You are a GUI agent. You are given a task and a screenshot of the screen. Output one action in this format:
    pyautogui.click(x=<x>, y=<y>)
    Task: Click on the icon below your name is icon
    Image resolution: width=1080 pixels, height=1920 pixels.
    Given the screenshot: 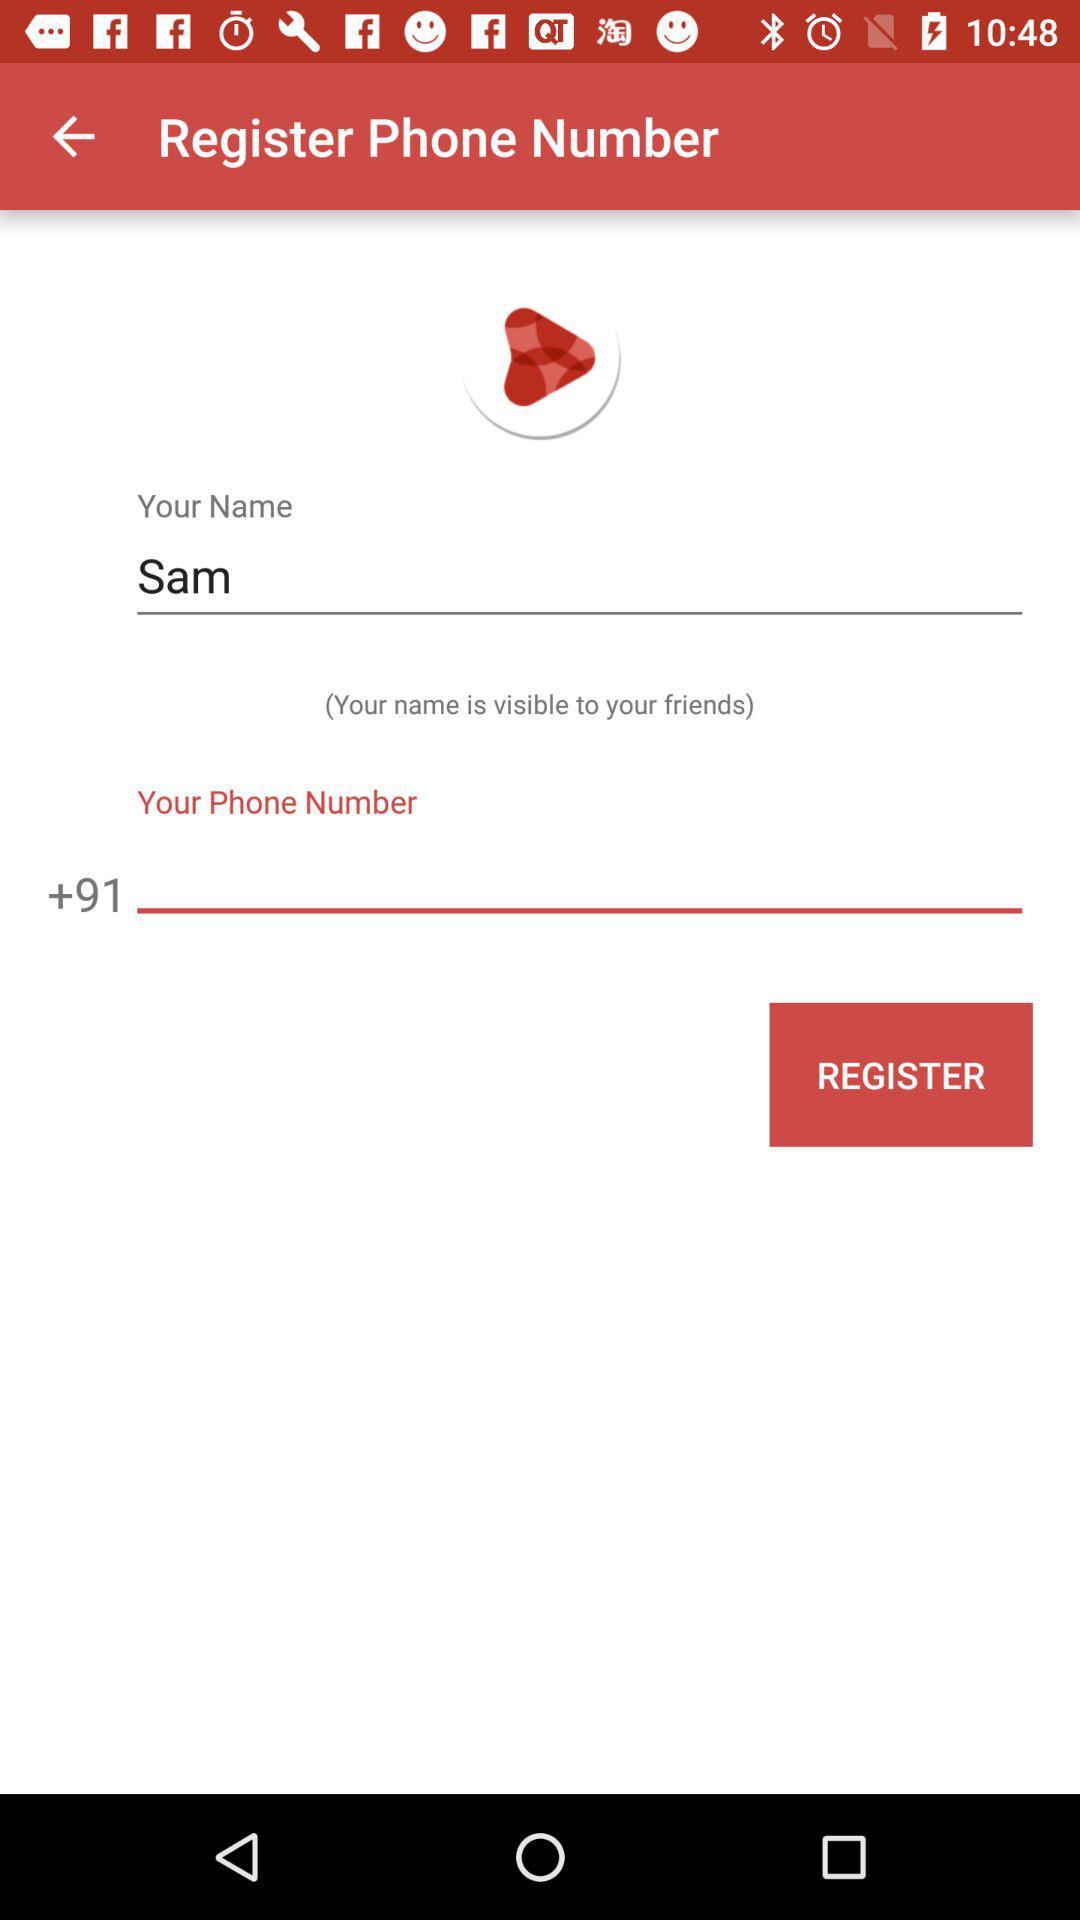 What is the action you would take?
    pyautogui.click(x=579, y=872)
    